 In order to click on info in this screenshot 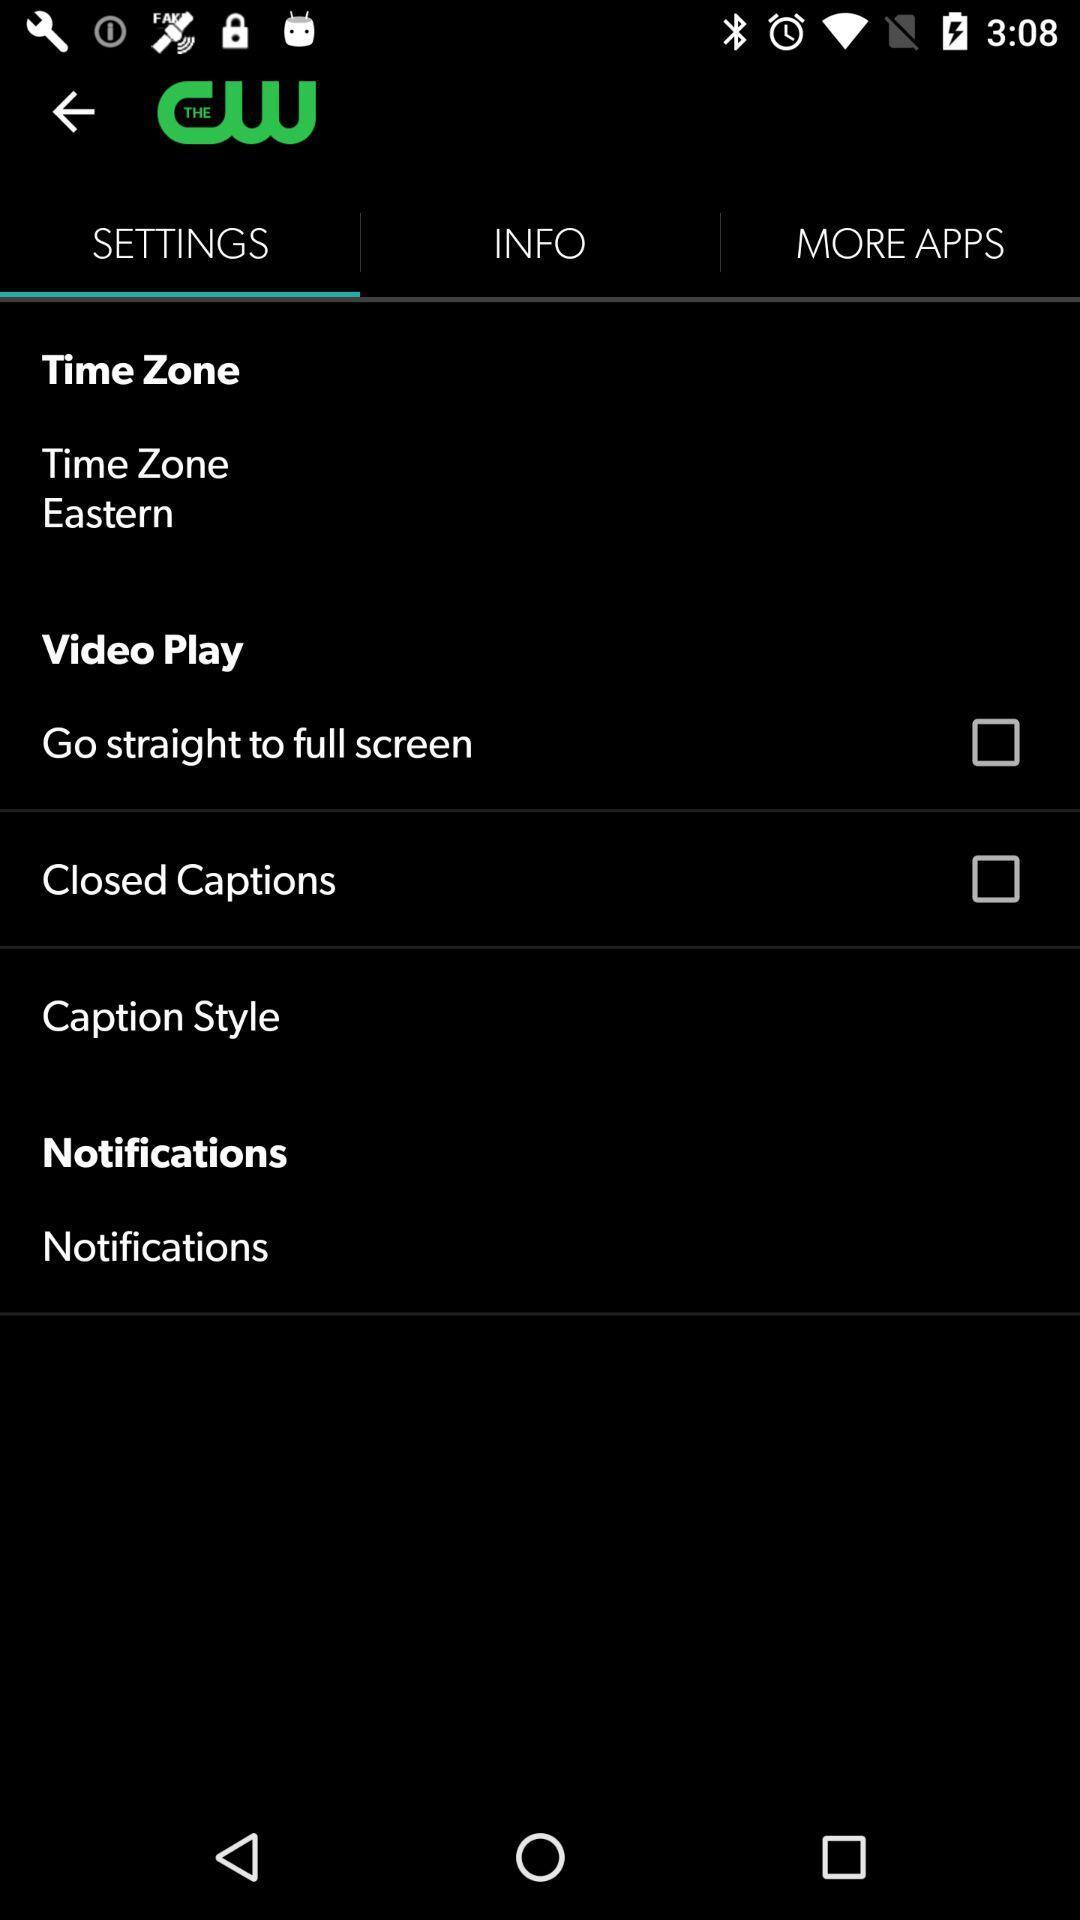, I will do `click(540, 242)`.